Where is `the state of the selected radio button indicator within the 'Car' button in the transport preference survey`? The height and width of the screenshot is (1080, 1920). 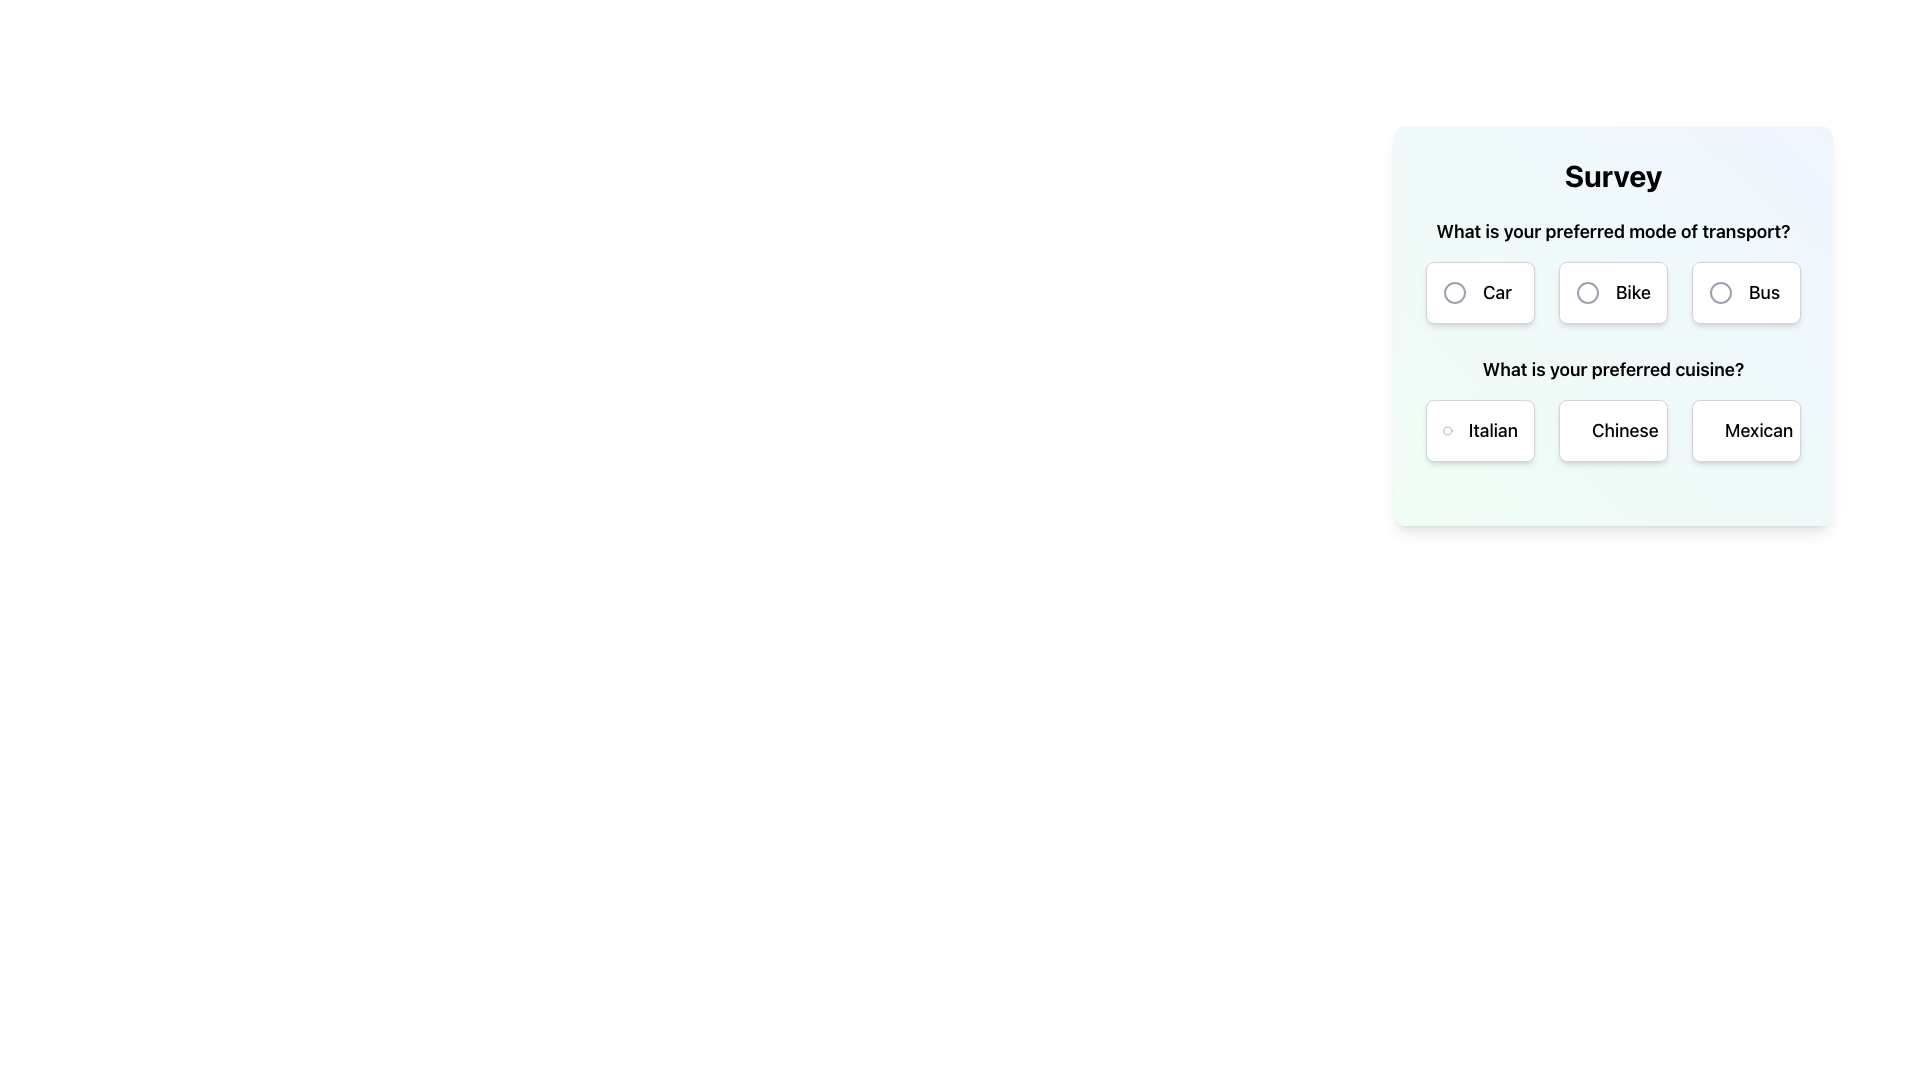
the state of the selected radio button indicator within the 'Car' button in the transport preference survey is located at coordinates (1454, 293).